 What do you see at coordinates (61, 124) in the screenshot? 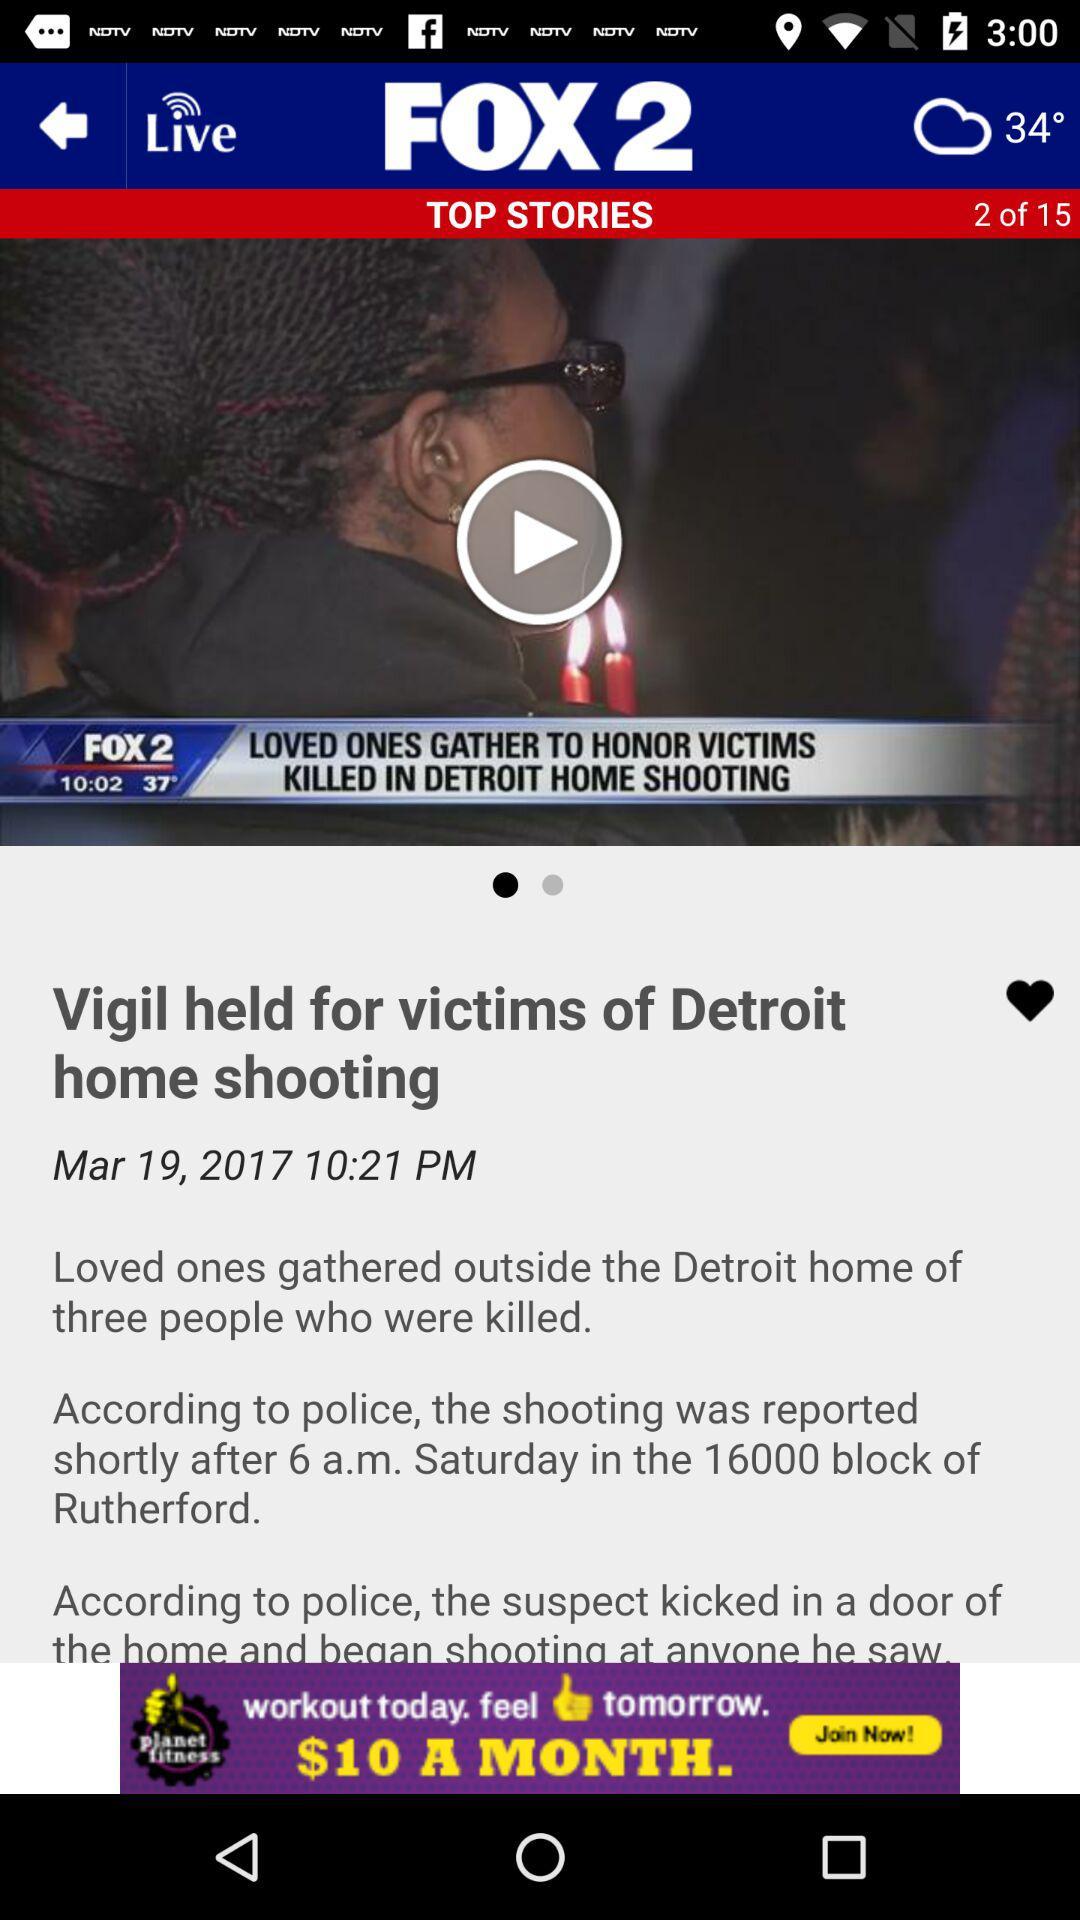
I see `go back` at bounding box center [61, 124].